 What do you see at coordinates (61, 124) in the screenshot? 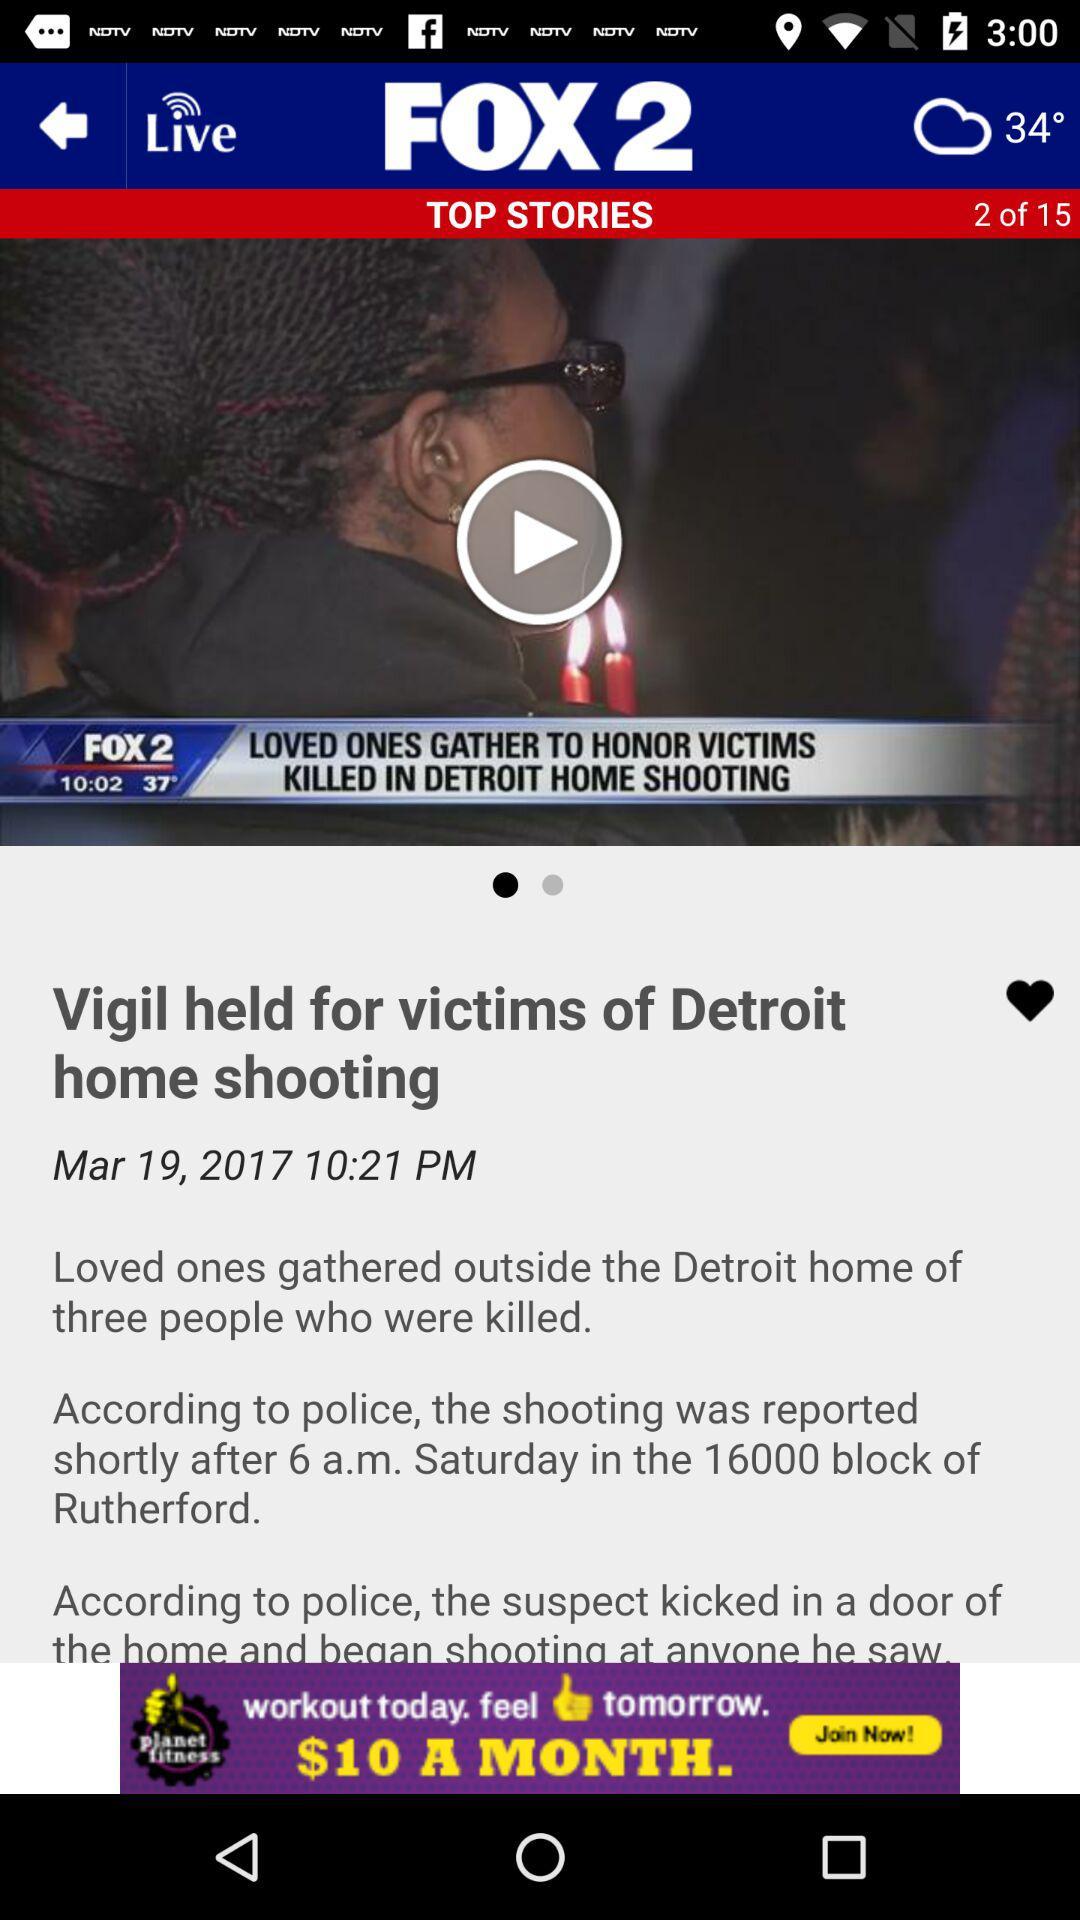
I see `go back` at bounding box center [61, 124].